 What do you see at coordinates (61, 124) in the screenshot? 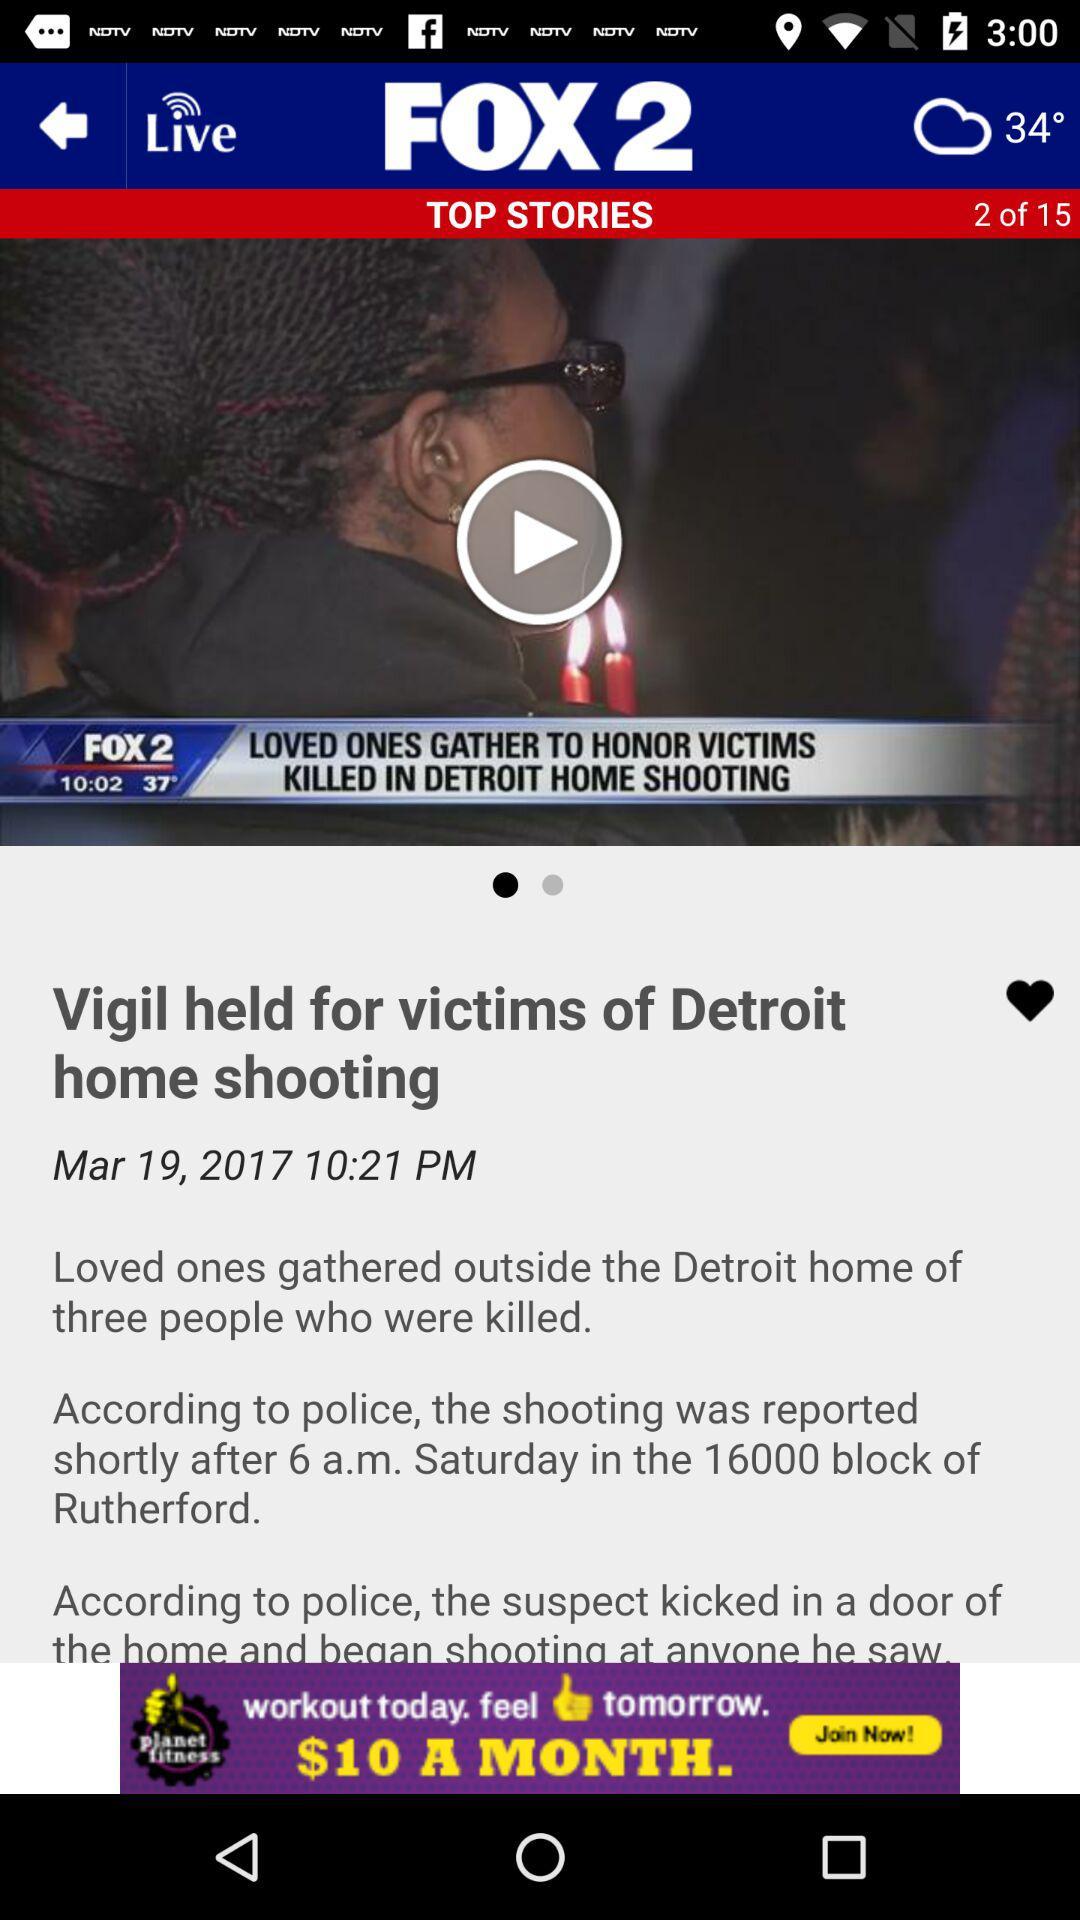
I see `go back` at bounding box center [61, 124].